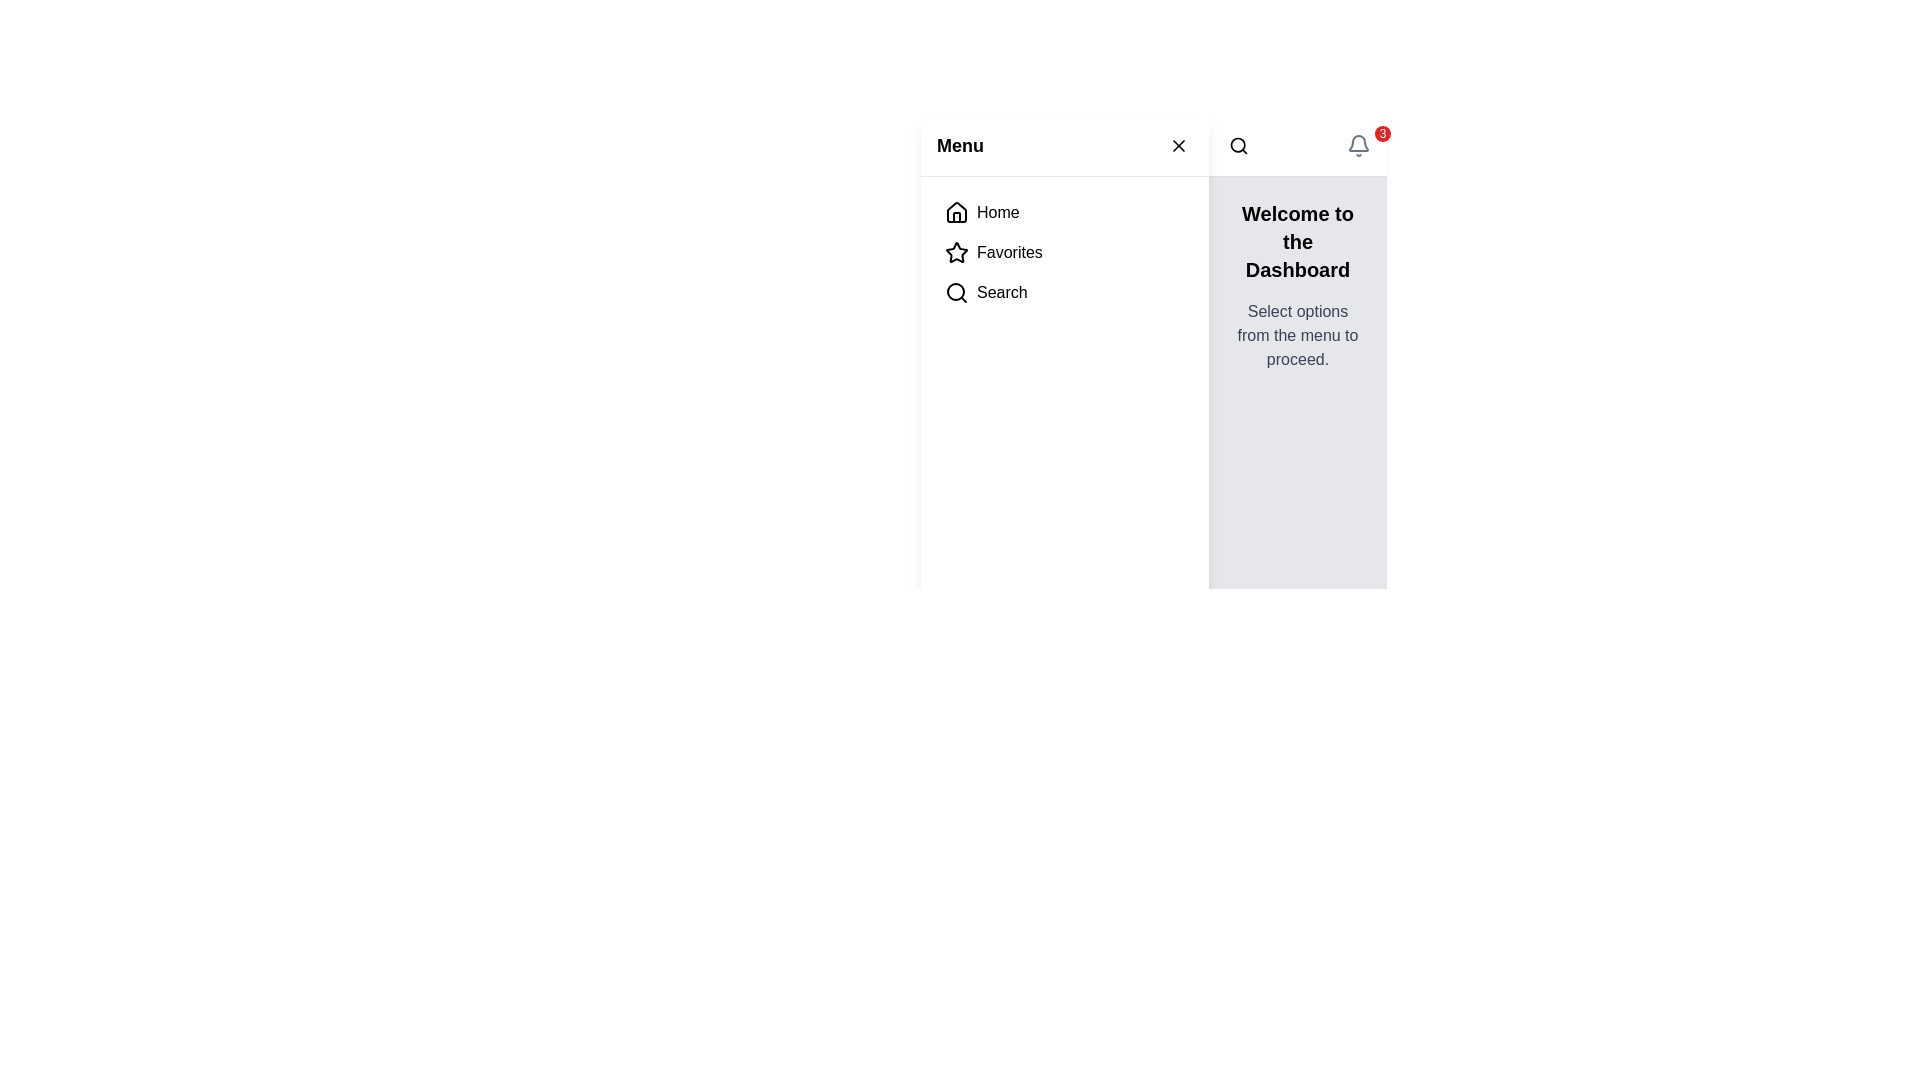 The width and height of the screenshot is (1920, 1080). Describe the element at coordinates (1381, 134) in the screenshot. I see `the Notification badge located adjacent to the notification bell icon at the top-right side, which indicates the number of new notifications or updates` at that location.